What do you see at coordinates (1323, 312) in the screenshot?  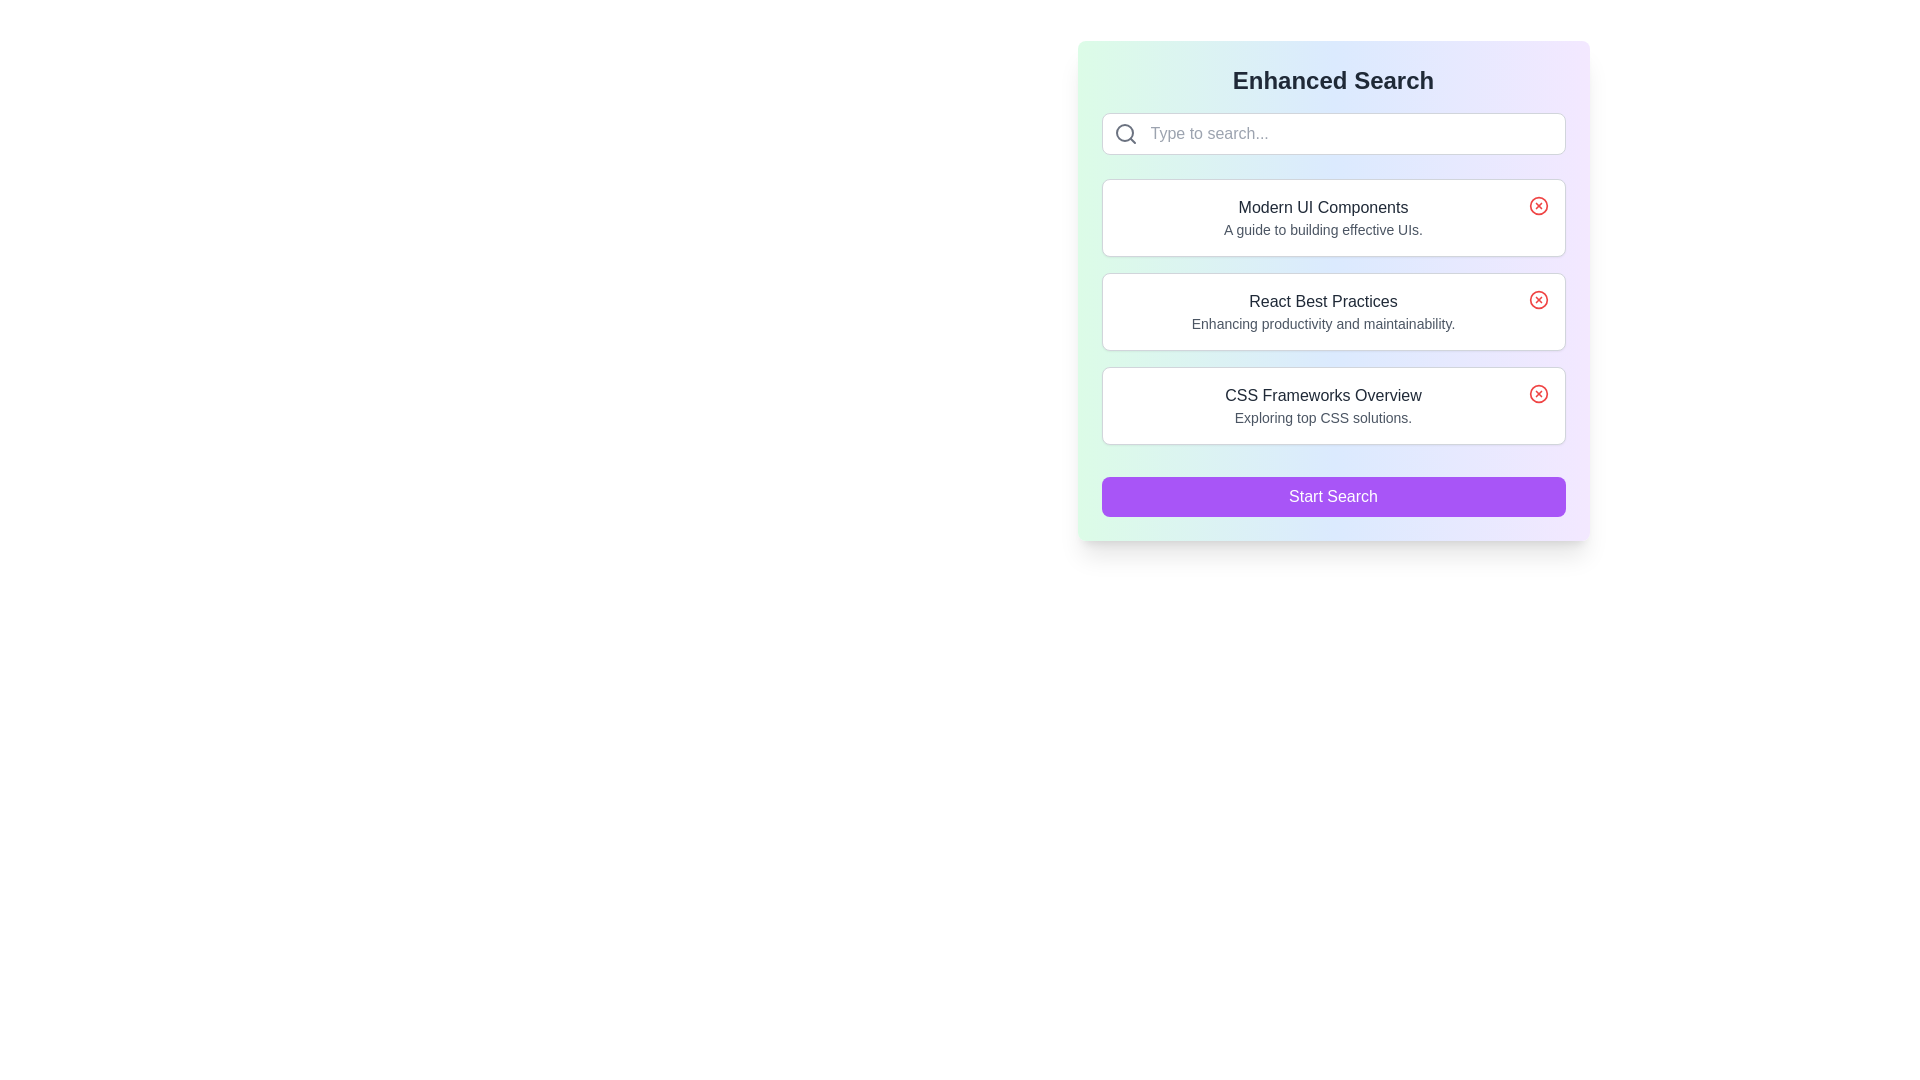 I see `the text block titled 'React Best Practices' with the subtitle 'Enhancing productivity and maintainability'` at bounding box center [1323, 312].